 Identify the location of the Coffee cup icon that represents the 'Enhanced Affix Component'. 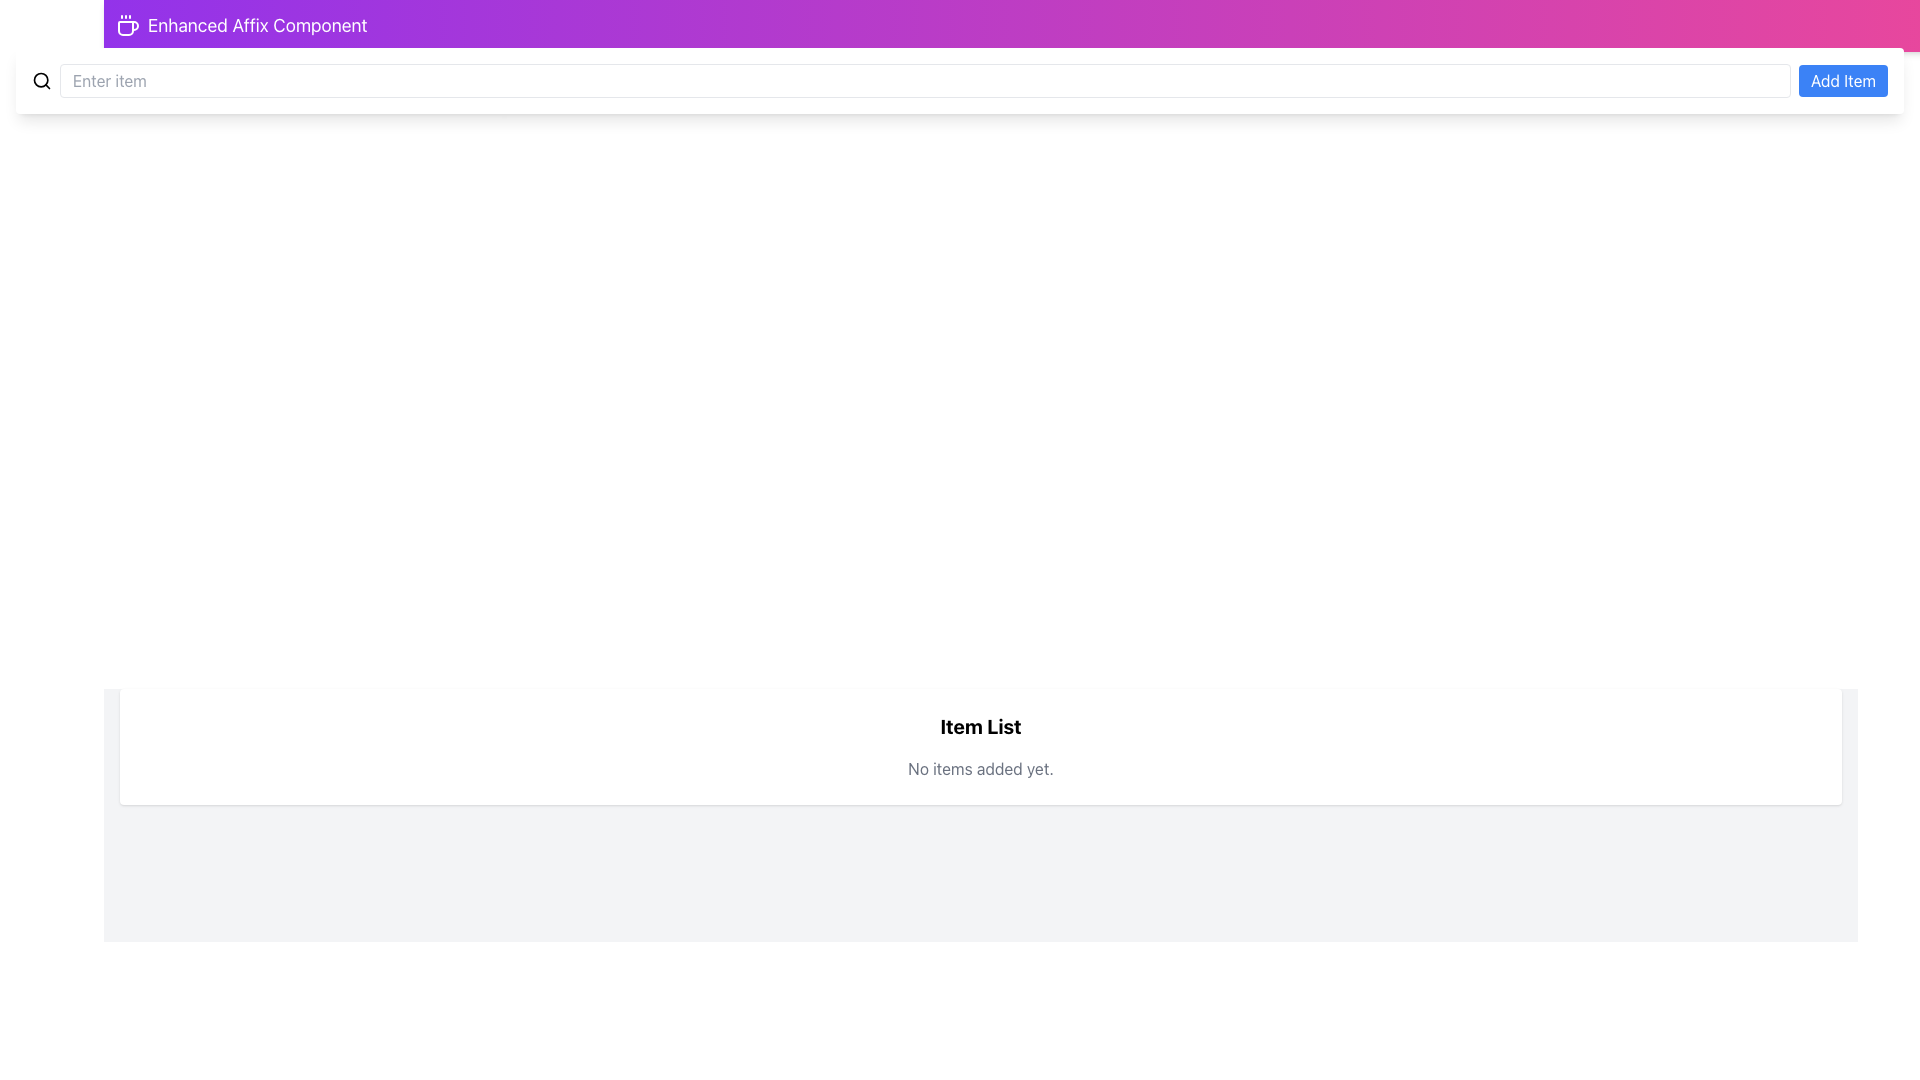
(127, 26).